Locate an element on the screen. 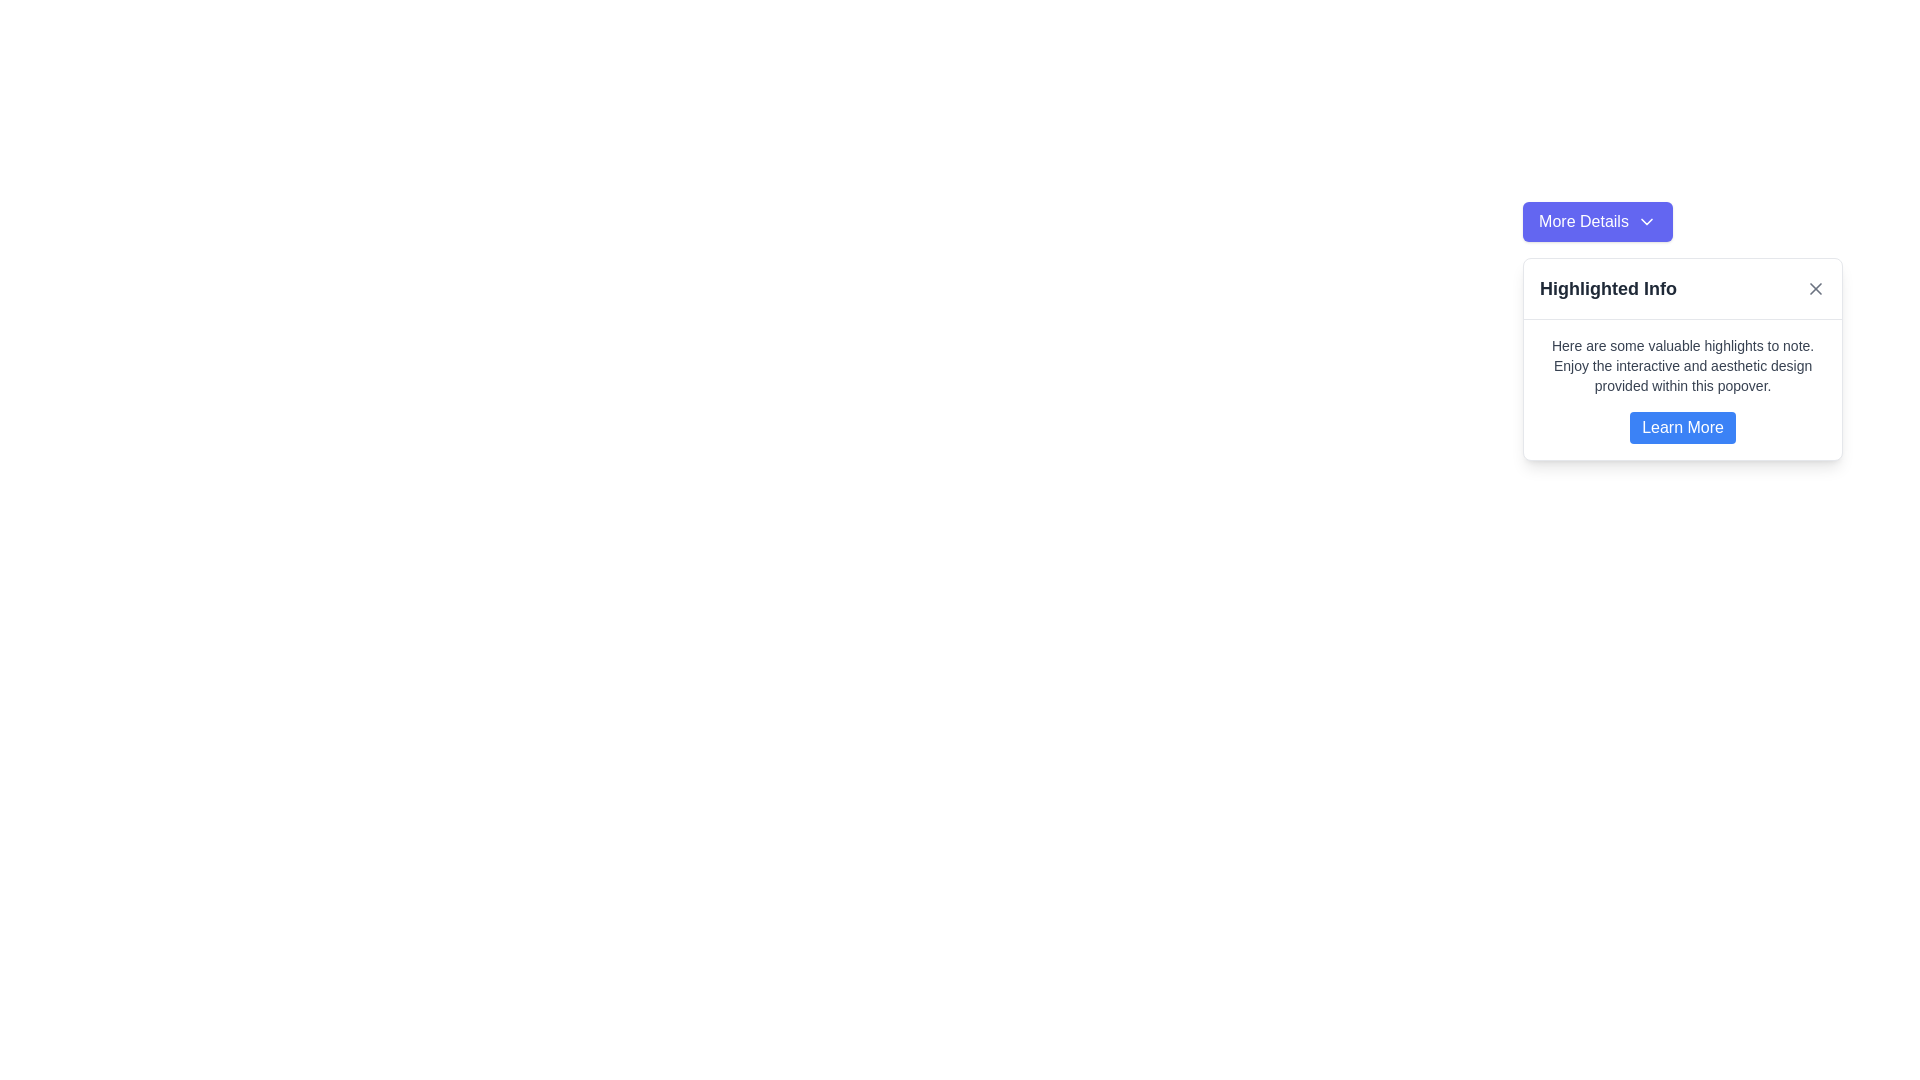 The width and height of the screenshot is (1920, 1080). the Text Label located at the top of the popover, situated to the right of the 'More Details' button is located at coordinates (1608, 289).